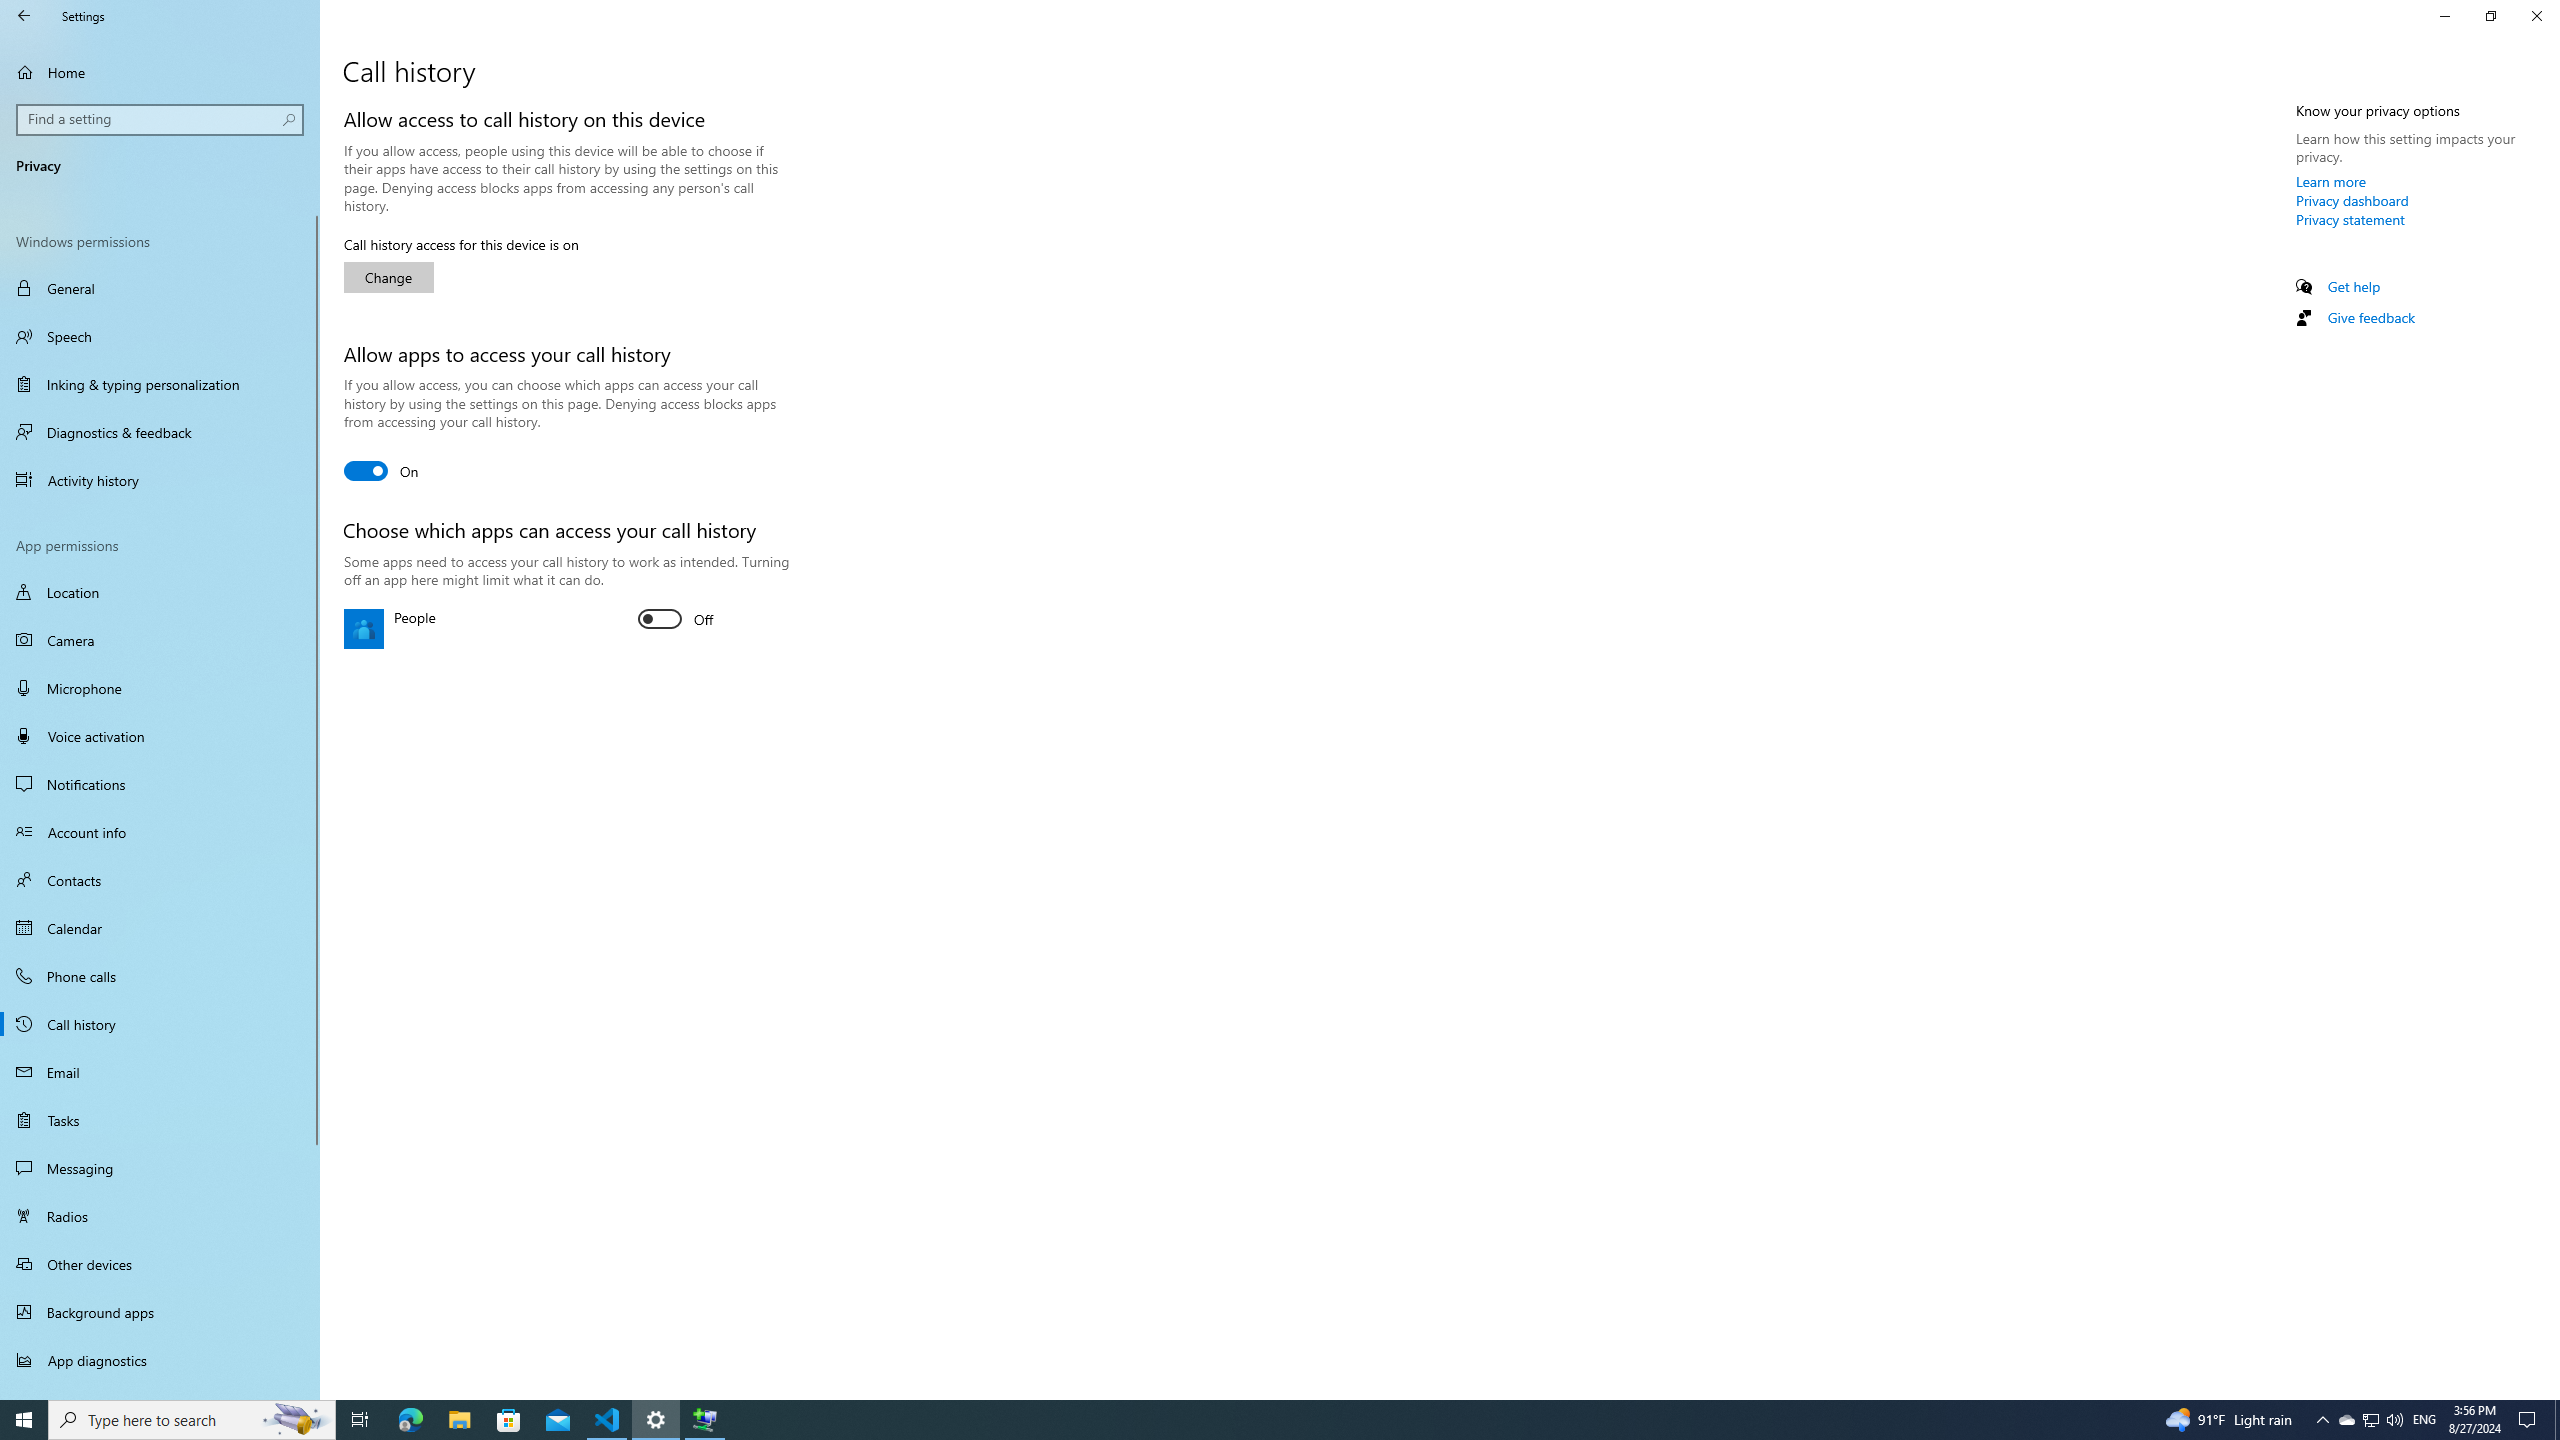 This screenshot has height=1440, width=2560. Describe the element at coordinates (159, 336) in the screenshot. I see `'Speech'` at that location.